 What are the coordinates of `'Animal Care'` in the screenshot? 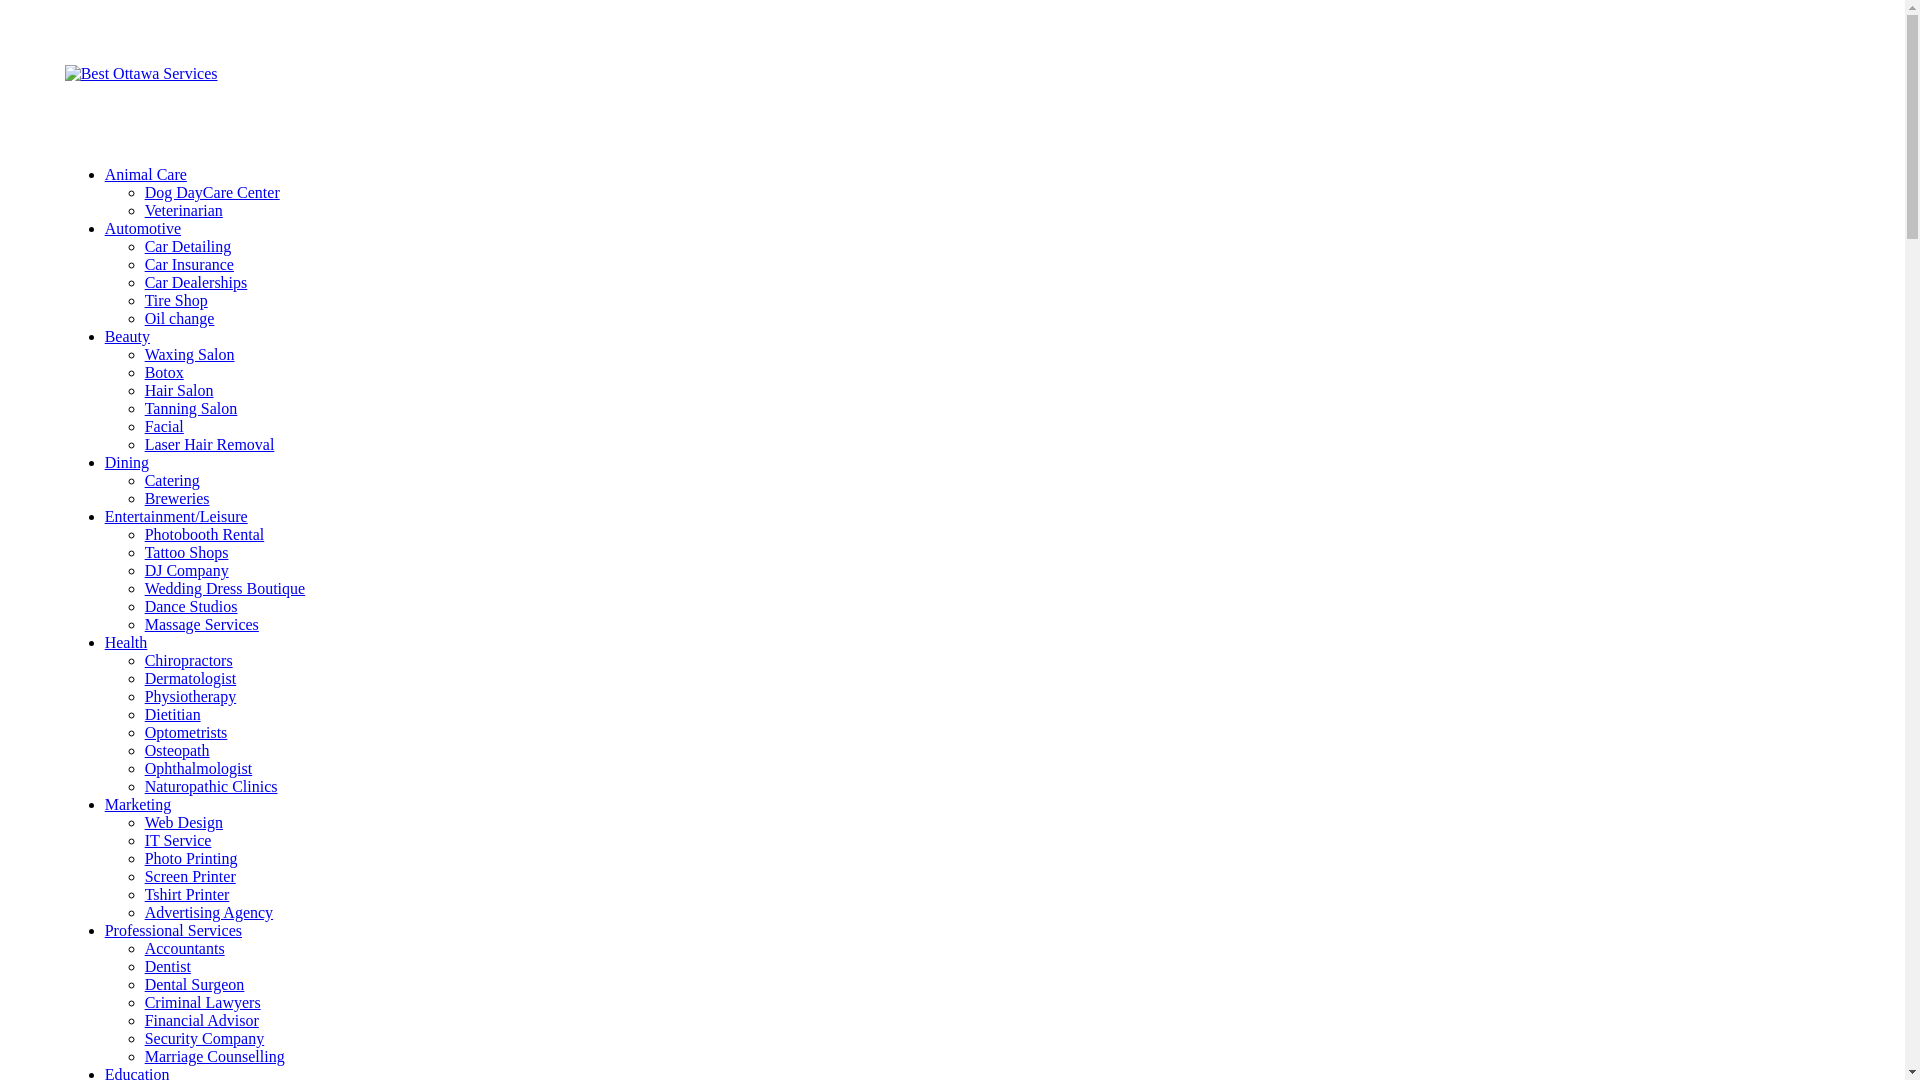 It's located at (104, 173).